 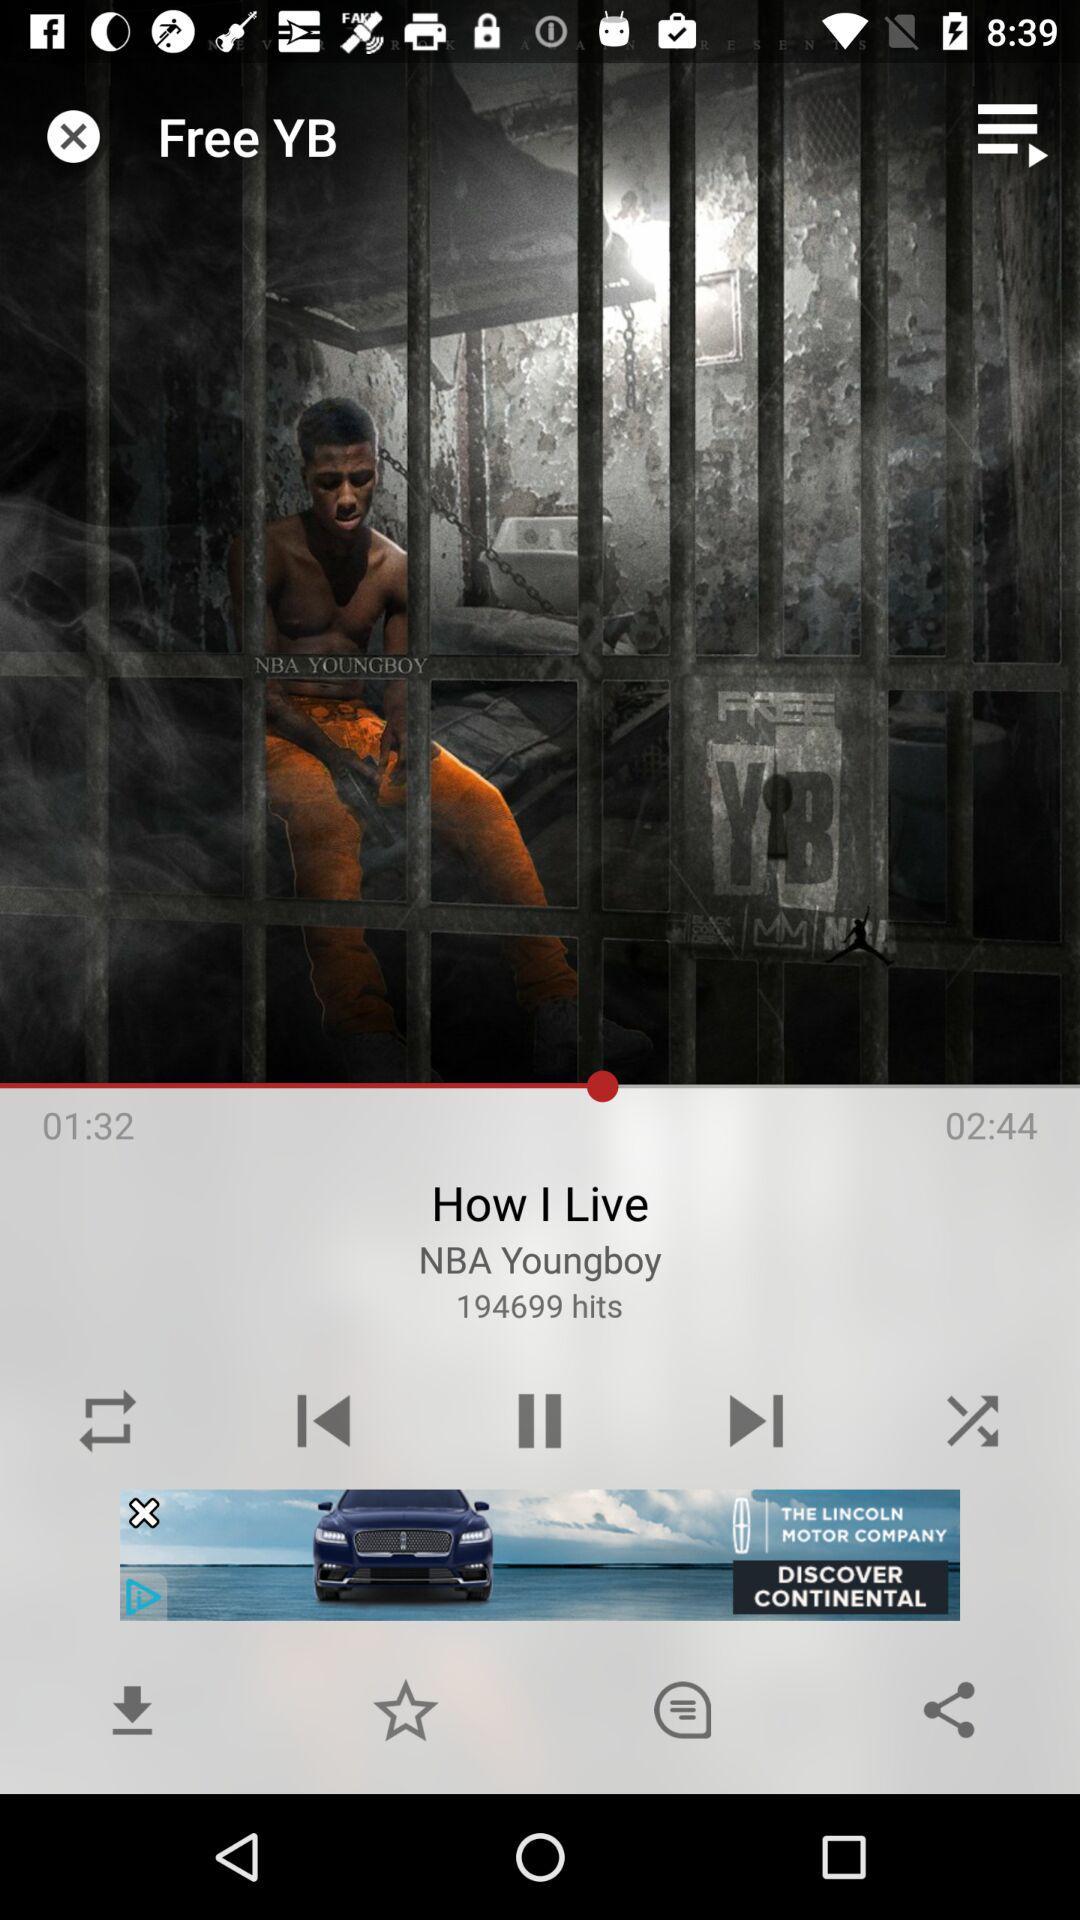 I want to click on the star icon, so click(x=405, y=1708).